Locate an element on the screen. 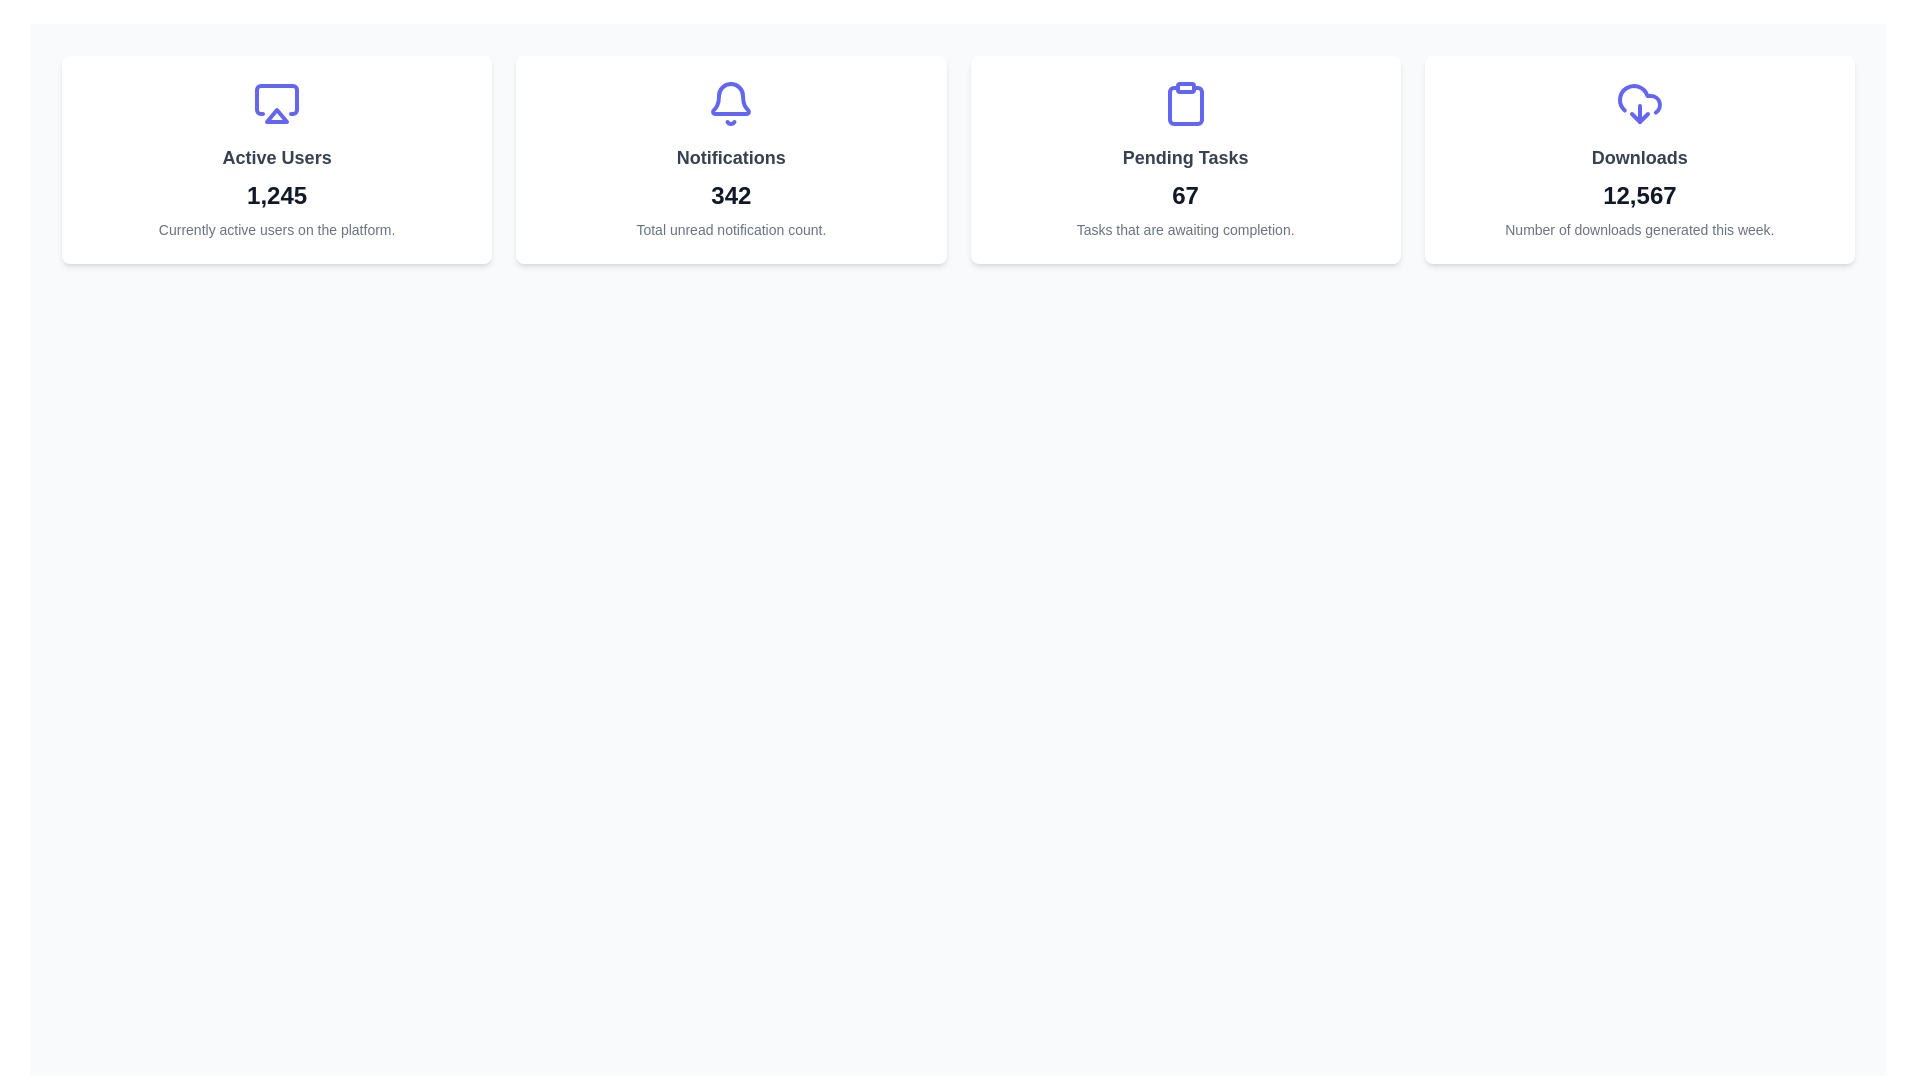 The width and height of the screenshot is (1920, 1080). the small rectangular shape with rounded corners located at the top of the clipboard icon in the 'Pending Tasks' card is located at coordinates (1185, 87).